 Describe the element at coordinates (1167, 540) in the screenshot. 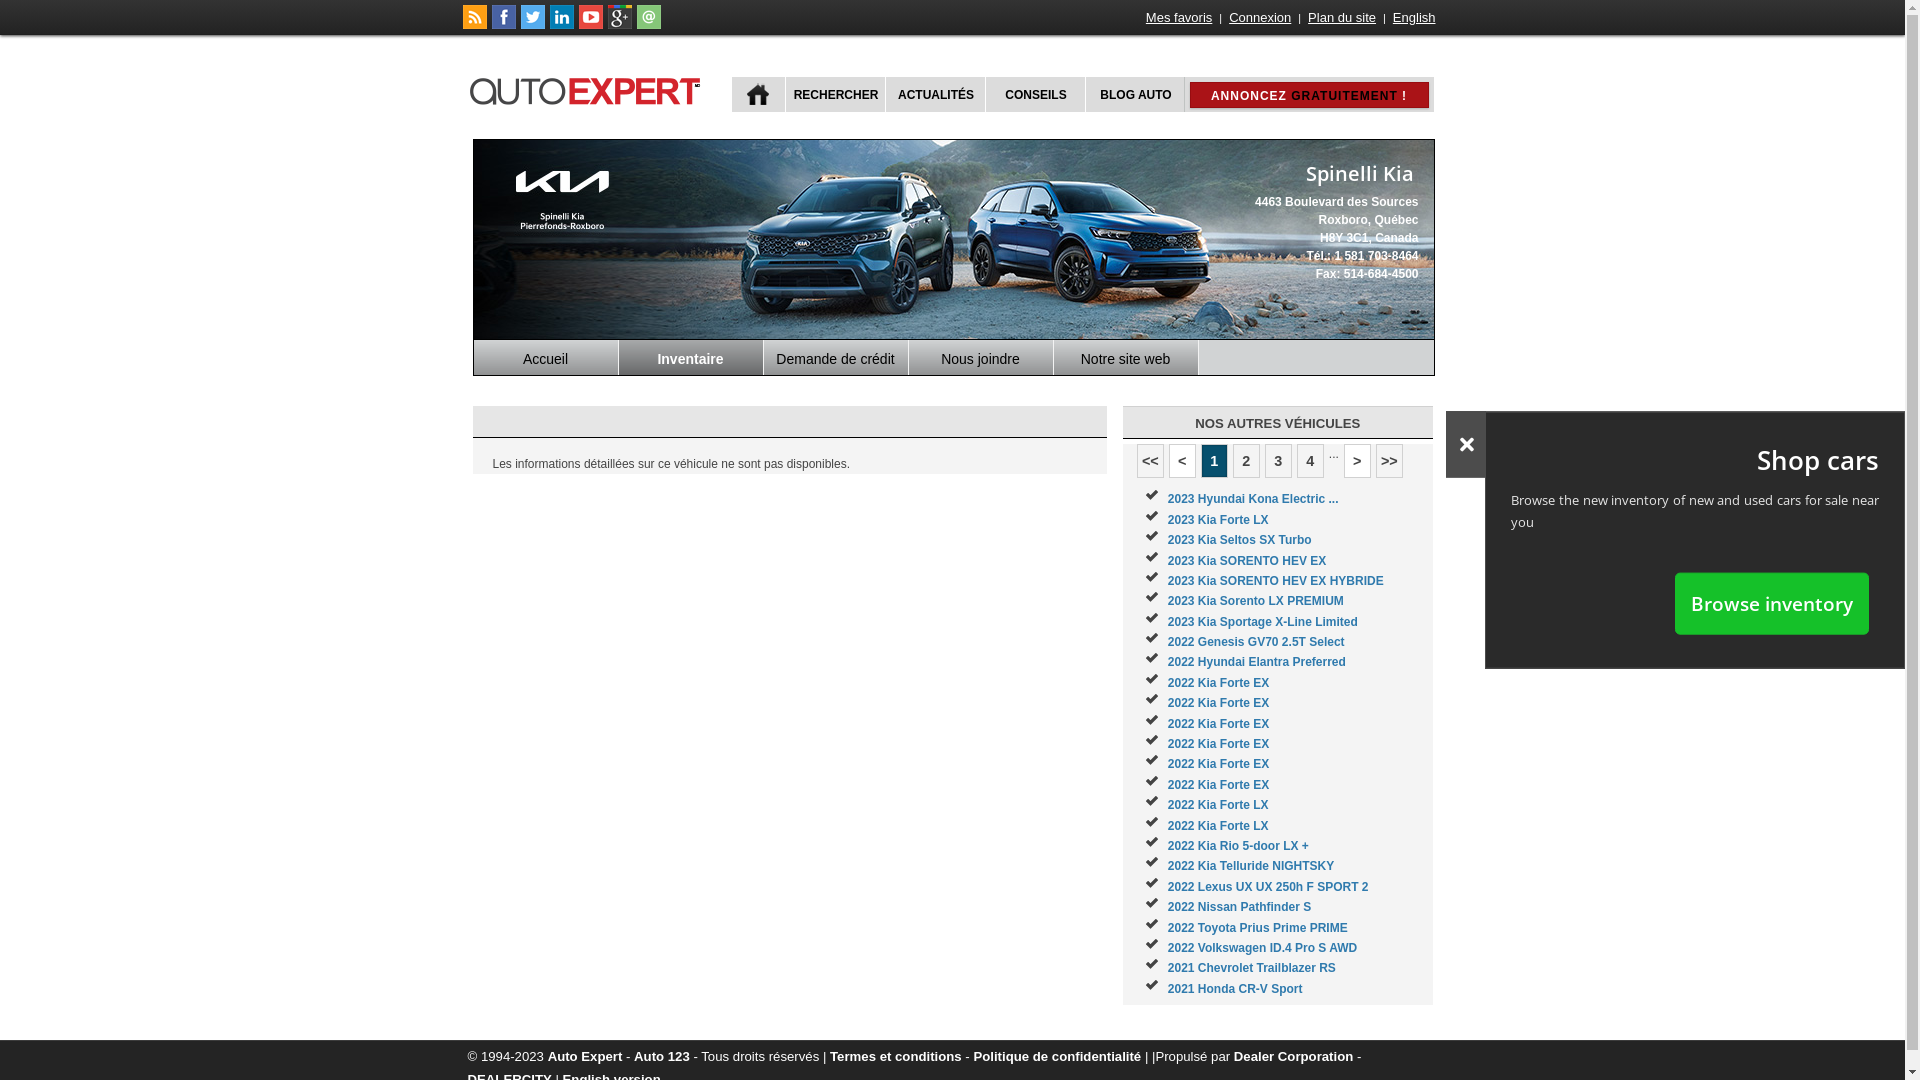

I see `'2023 Kia Seltos SX Turbo'` at that location.